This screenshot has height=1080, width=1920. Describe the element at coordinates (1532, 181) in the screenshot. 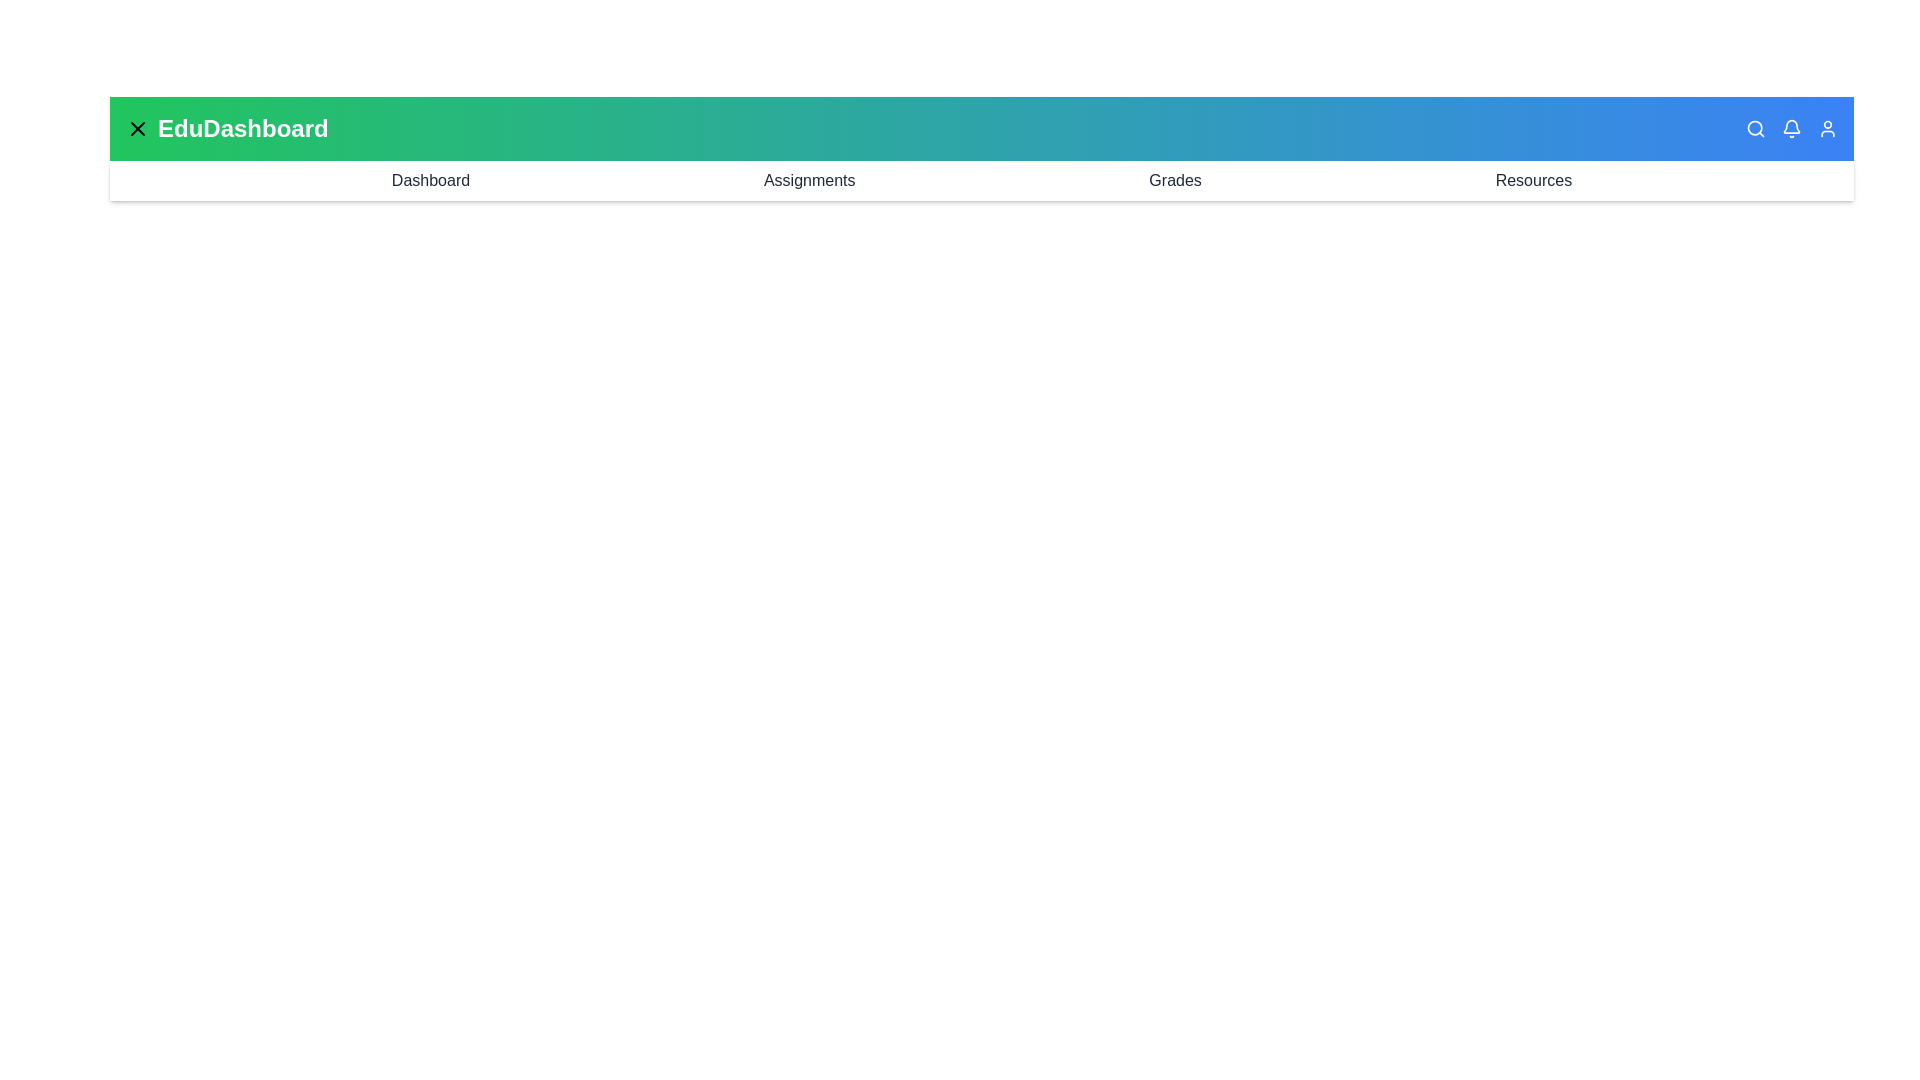

I see `the navigation link Resources to access its section` at that location.